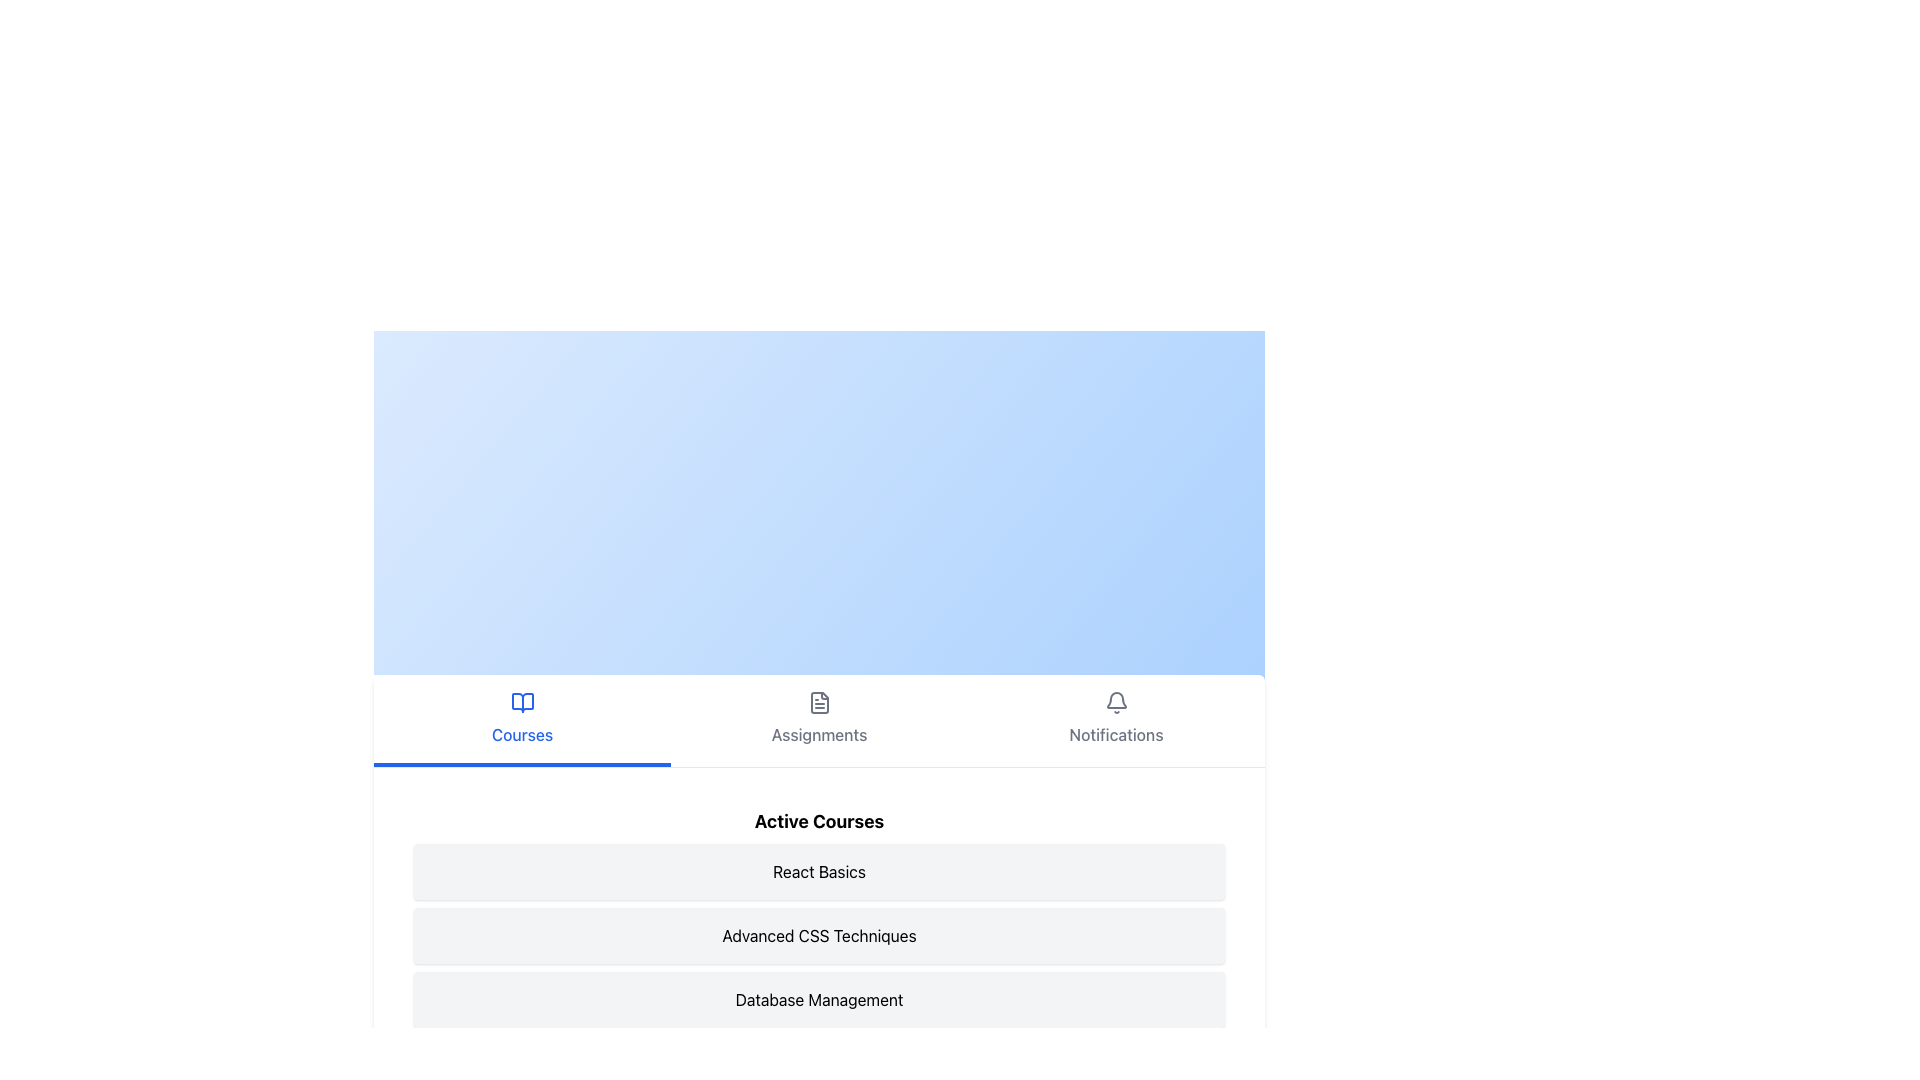 The height and width of the screenshot is (1080, 1920). I want to click on the 'Courses' text label, which is styled in blue font and positioned below an open book icon, centered horizontally, so click(522, 734).